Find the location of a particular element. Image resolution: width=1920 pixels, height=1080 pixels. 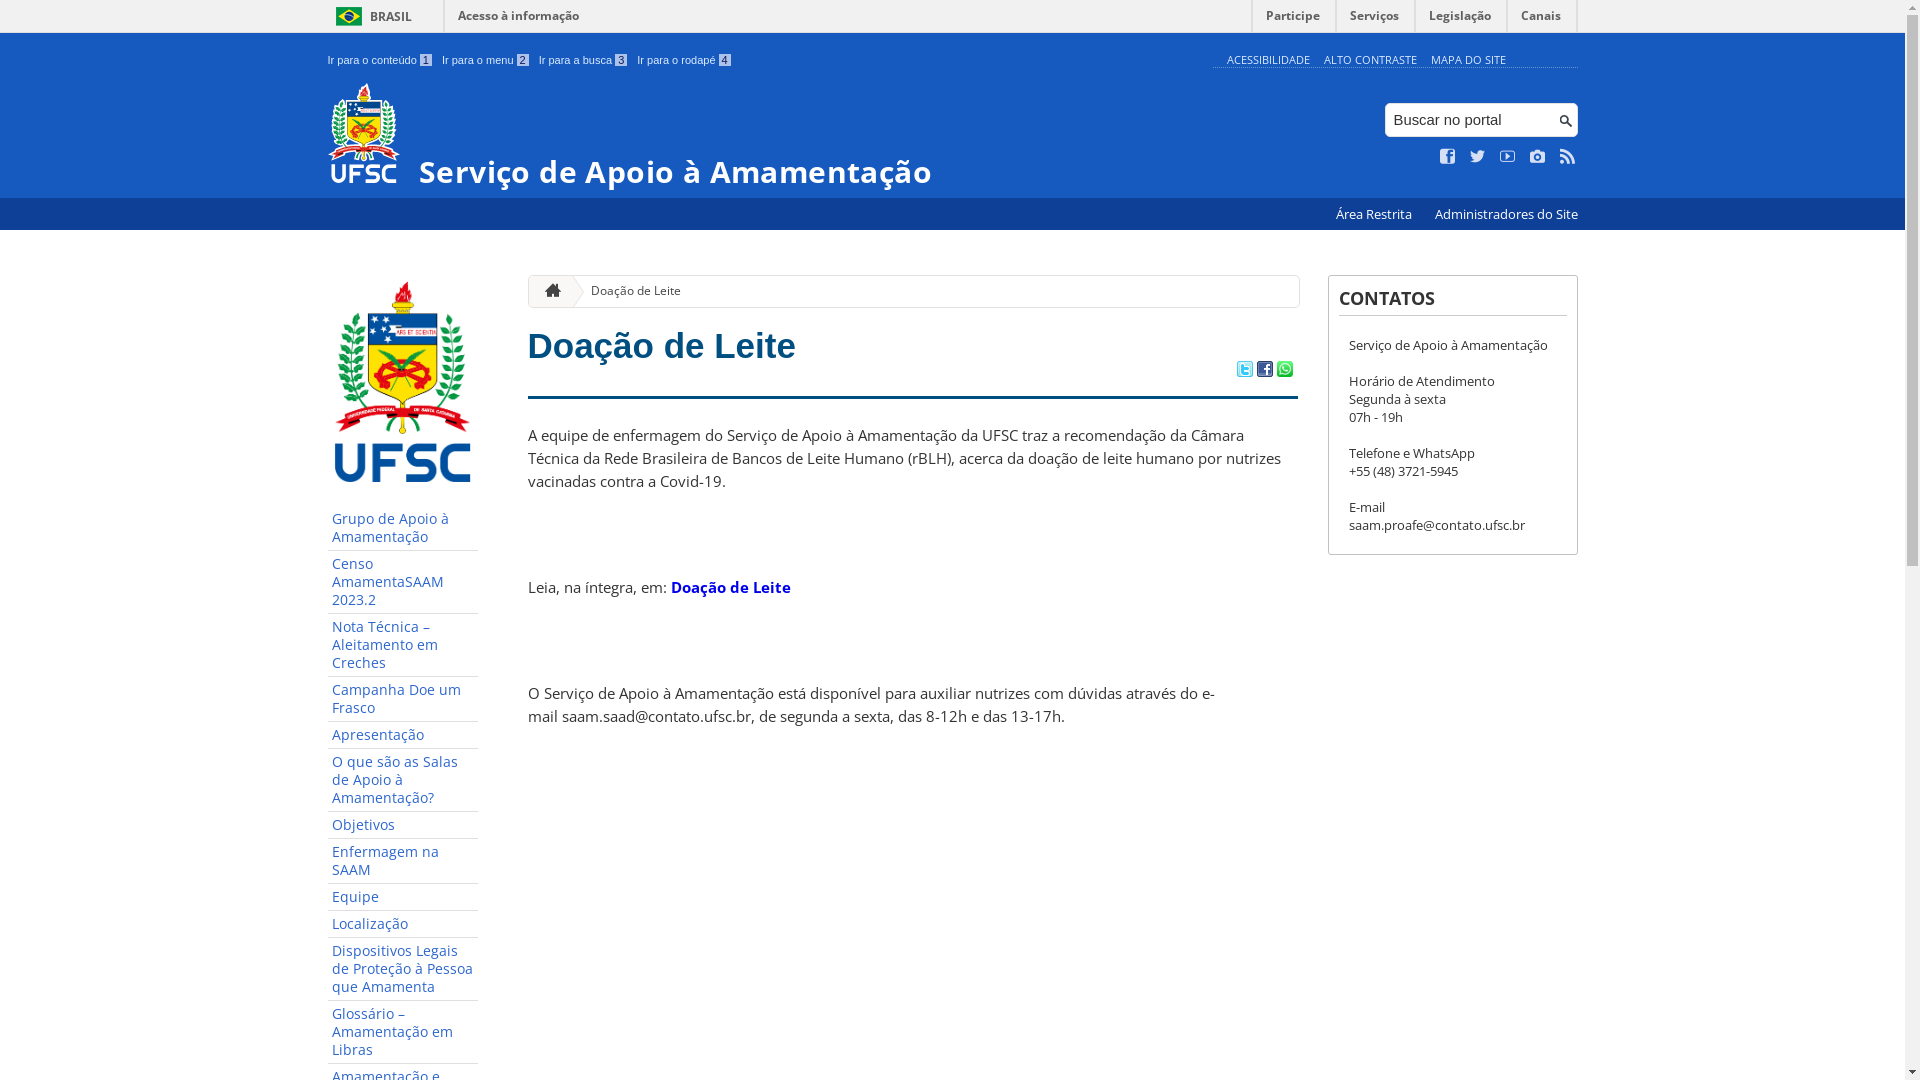

'Campanha Doe um Frasco' is located at coordinates (402, 698).